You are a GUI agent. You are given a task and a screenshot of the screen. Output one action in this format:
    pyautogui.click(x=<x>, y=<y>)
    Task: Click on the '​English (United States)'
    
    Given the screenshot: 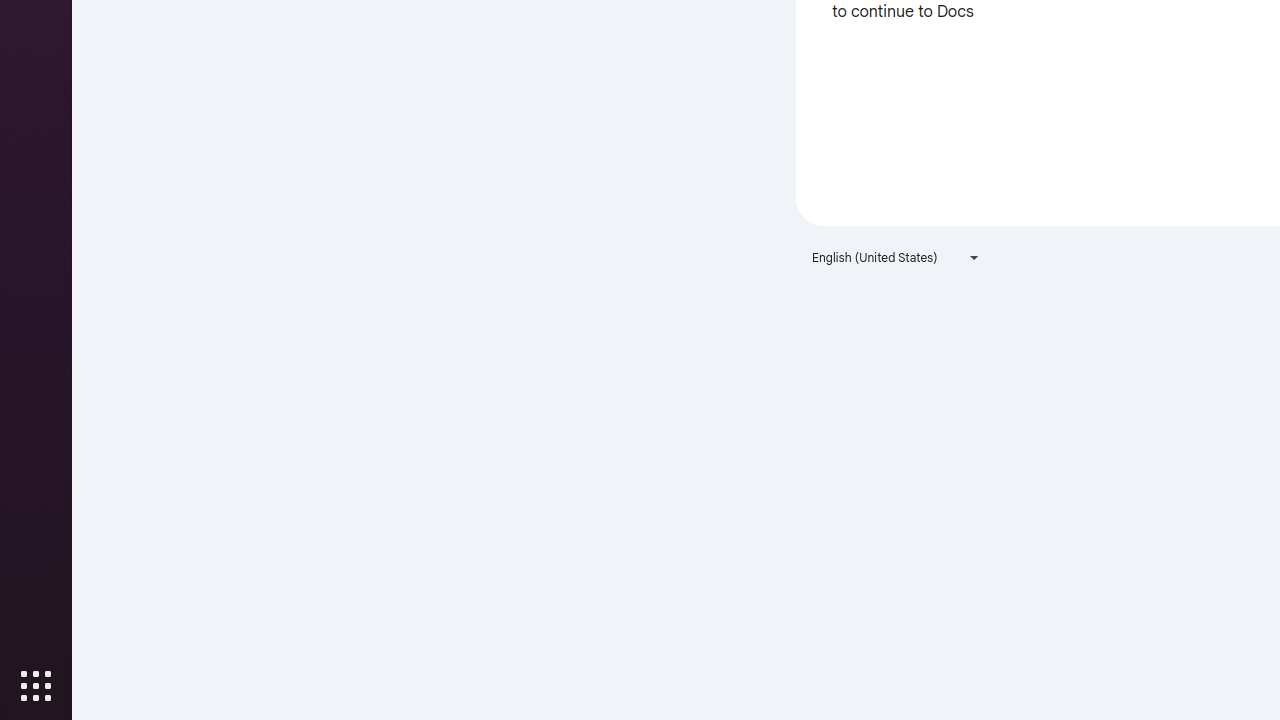 What is the action you would take?
    pyautogui.click(x=895, y=256)
    